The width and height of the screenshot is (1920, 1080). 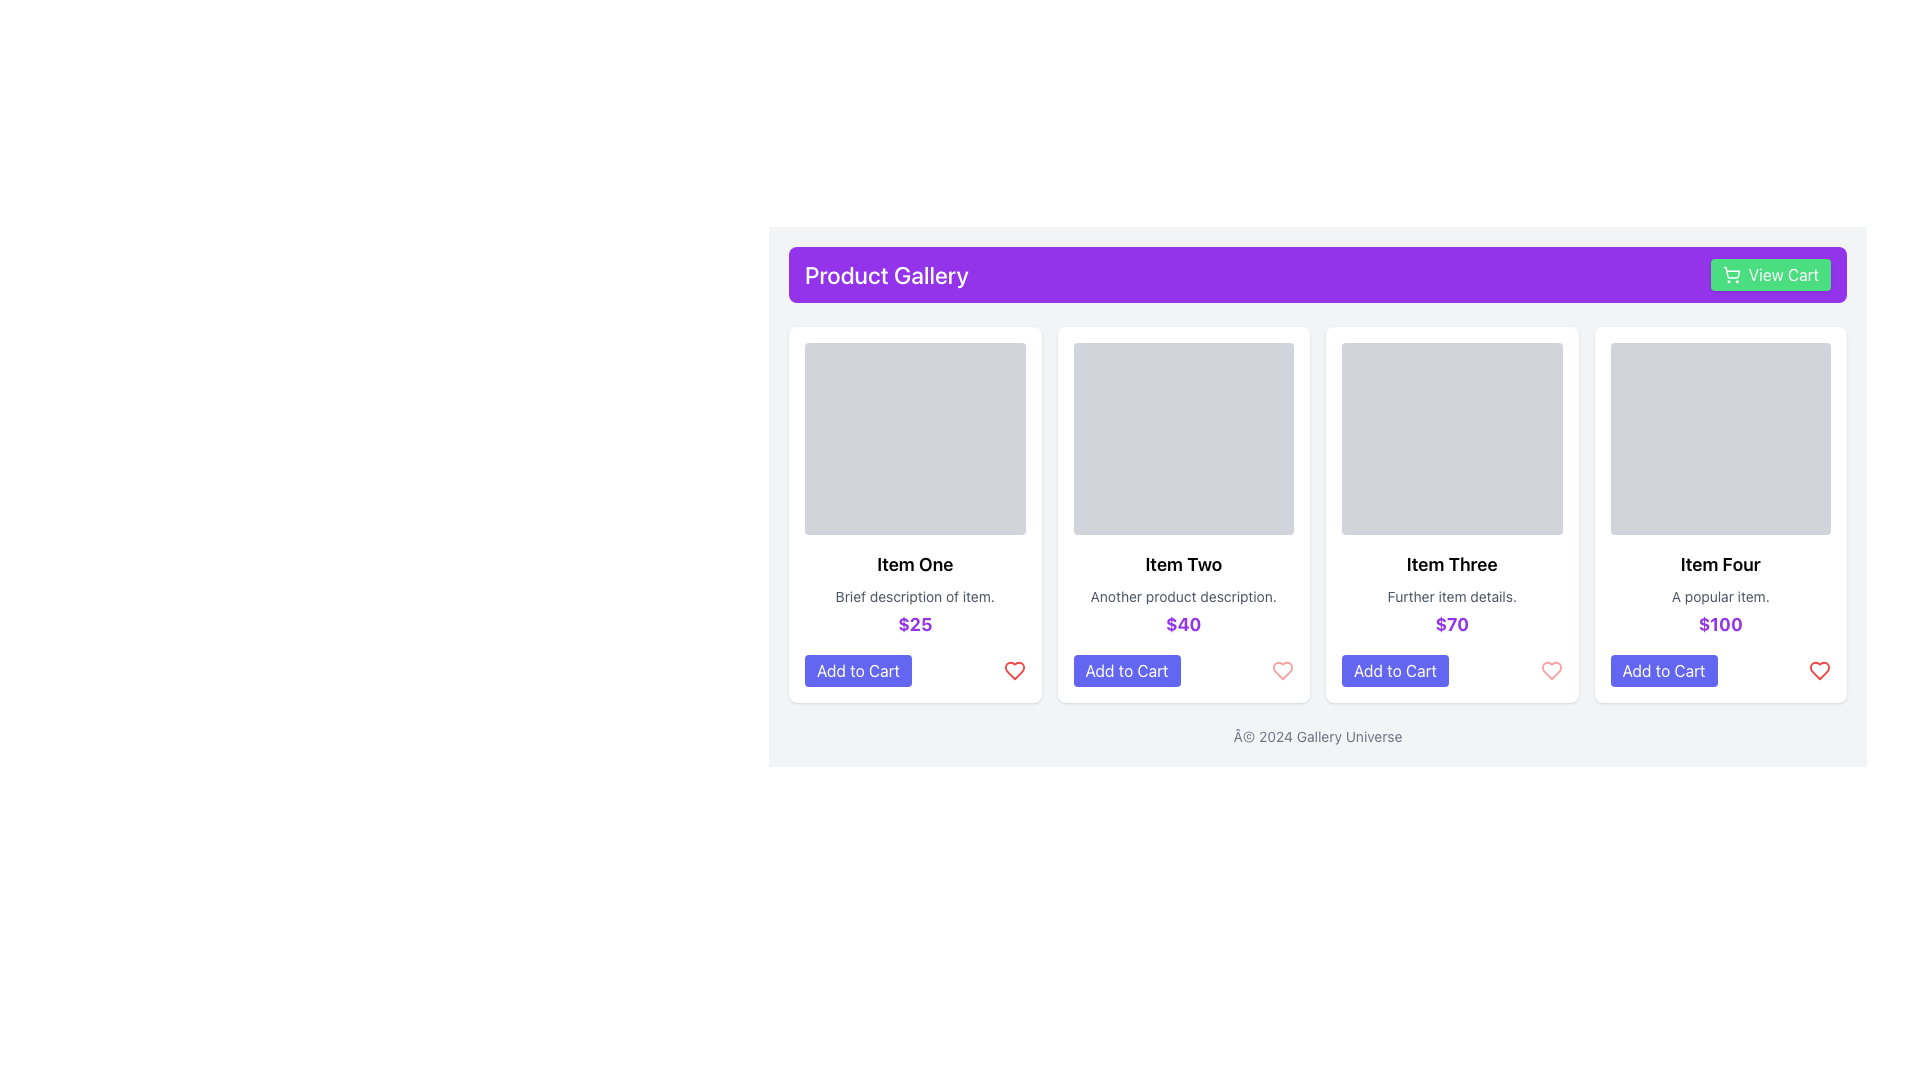 I want to click on the heart icon located below the 'Item Two' card in the product gallery, so click(x=1282, y=671).